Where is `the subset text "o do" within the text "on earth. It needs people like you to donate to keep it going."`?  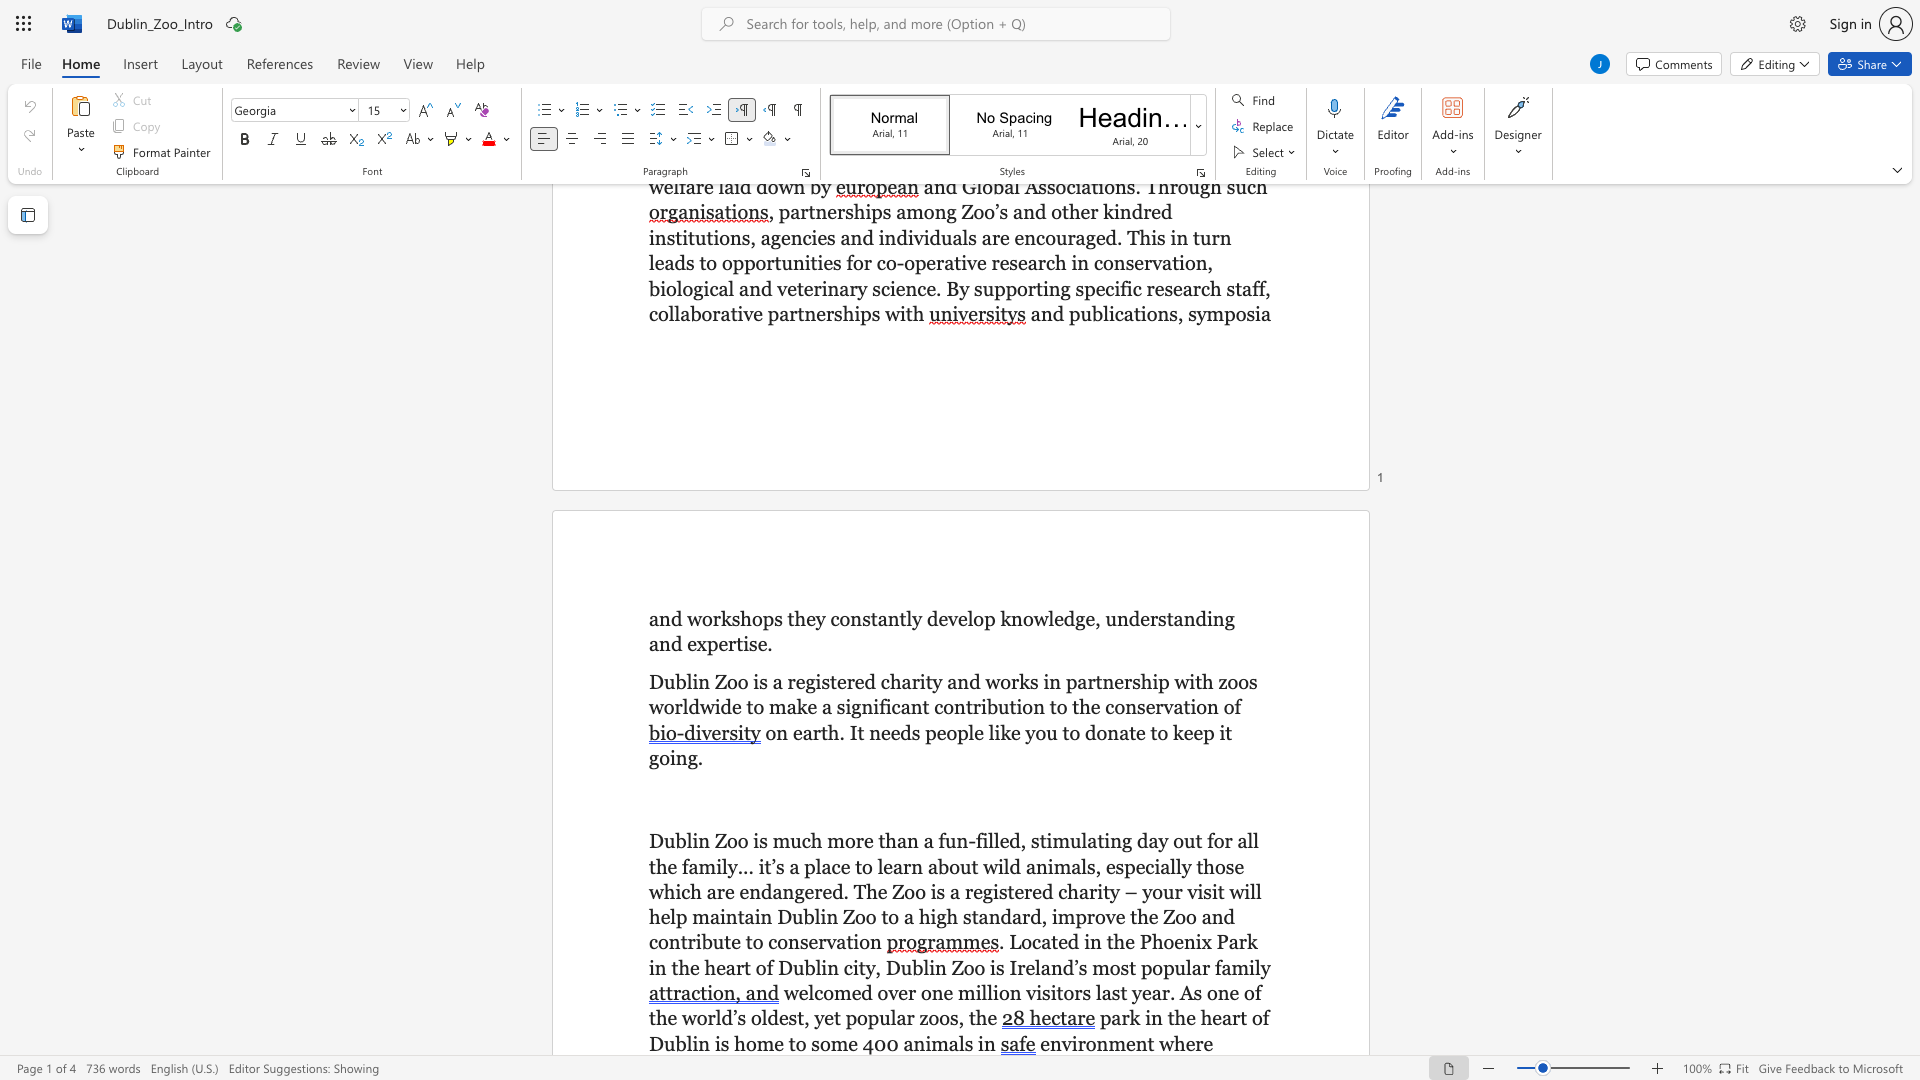 the subset text "o do" within the text "on earth. It needs people like you to donate to keep it going." is located at coordinates (1068, 732).